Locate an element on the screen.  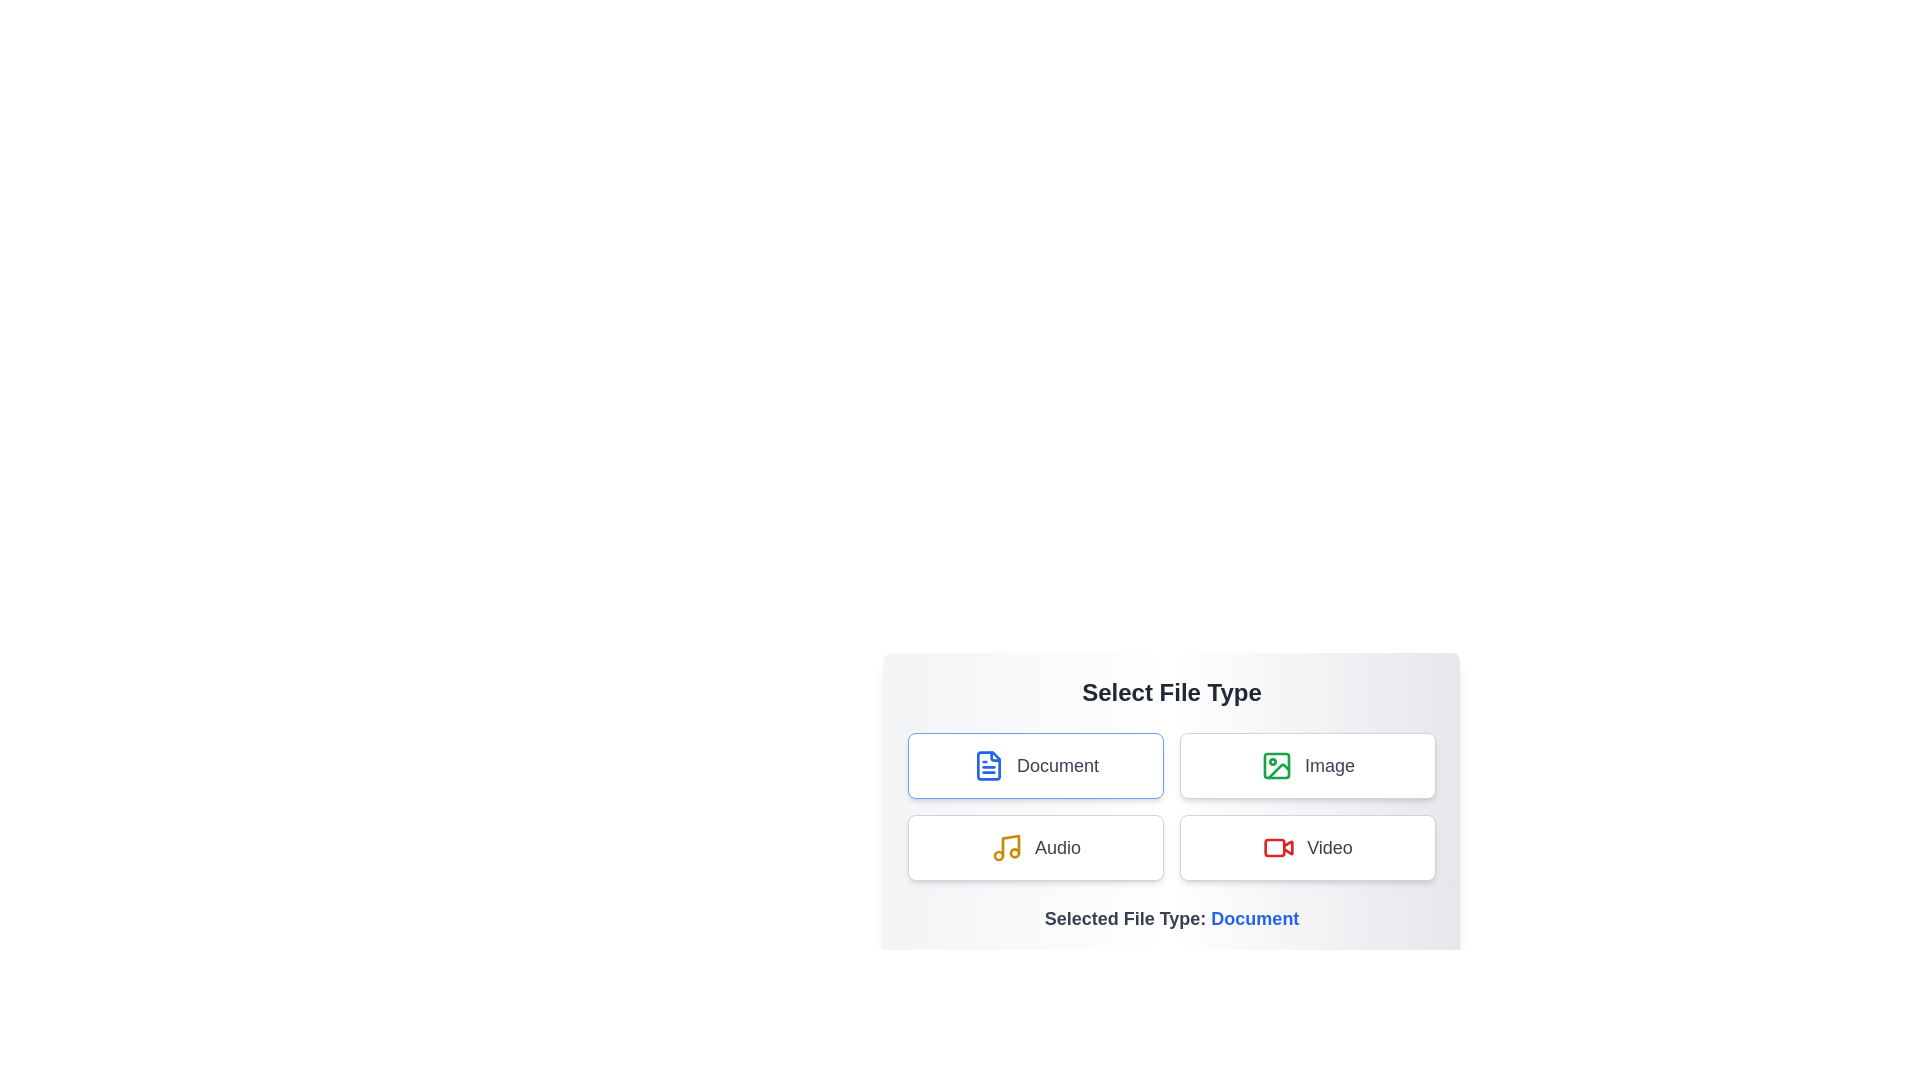
the image icon with a green outline representing a picture frame, located inside the 'Image' button in the top-right corner is located at coordinates (1275, 765).